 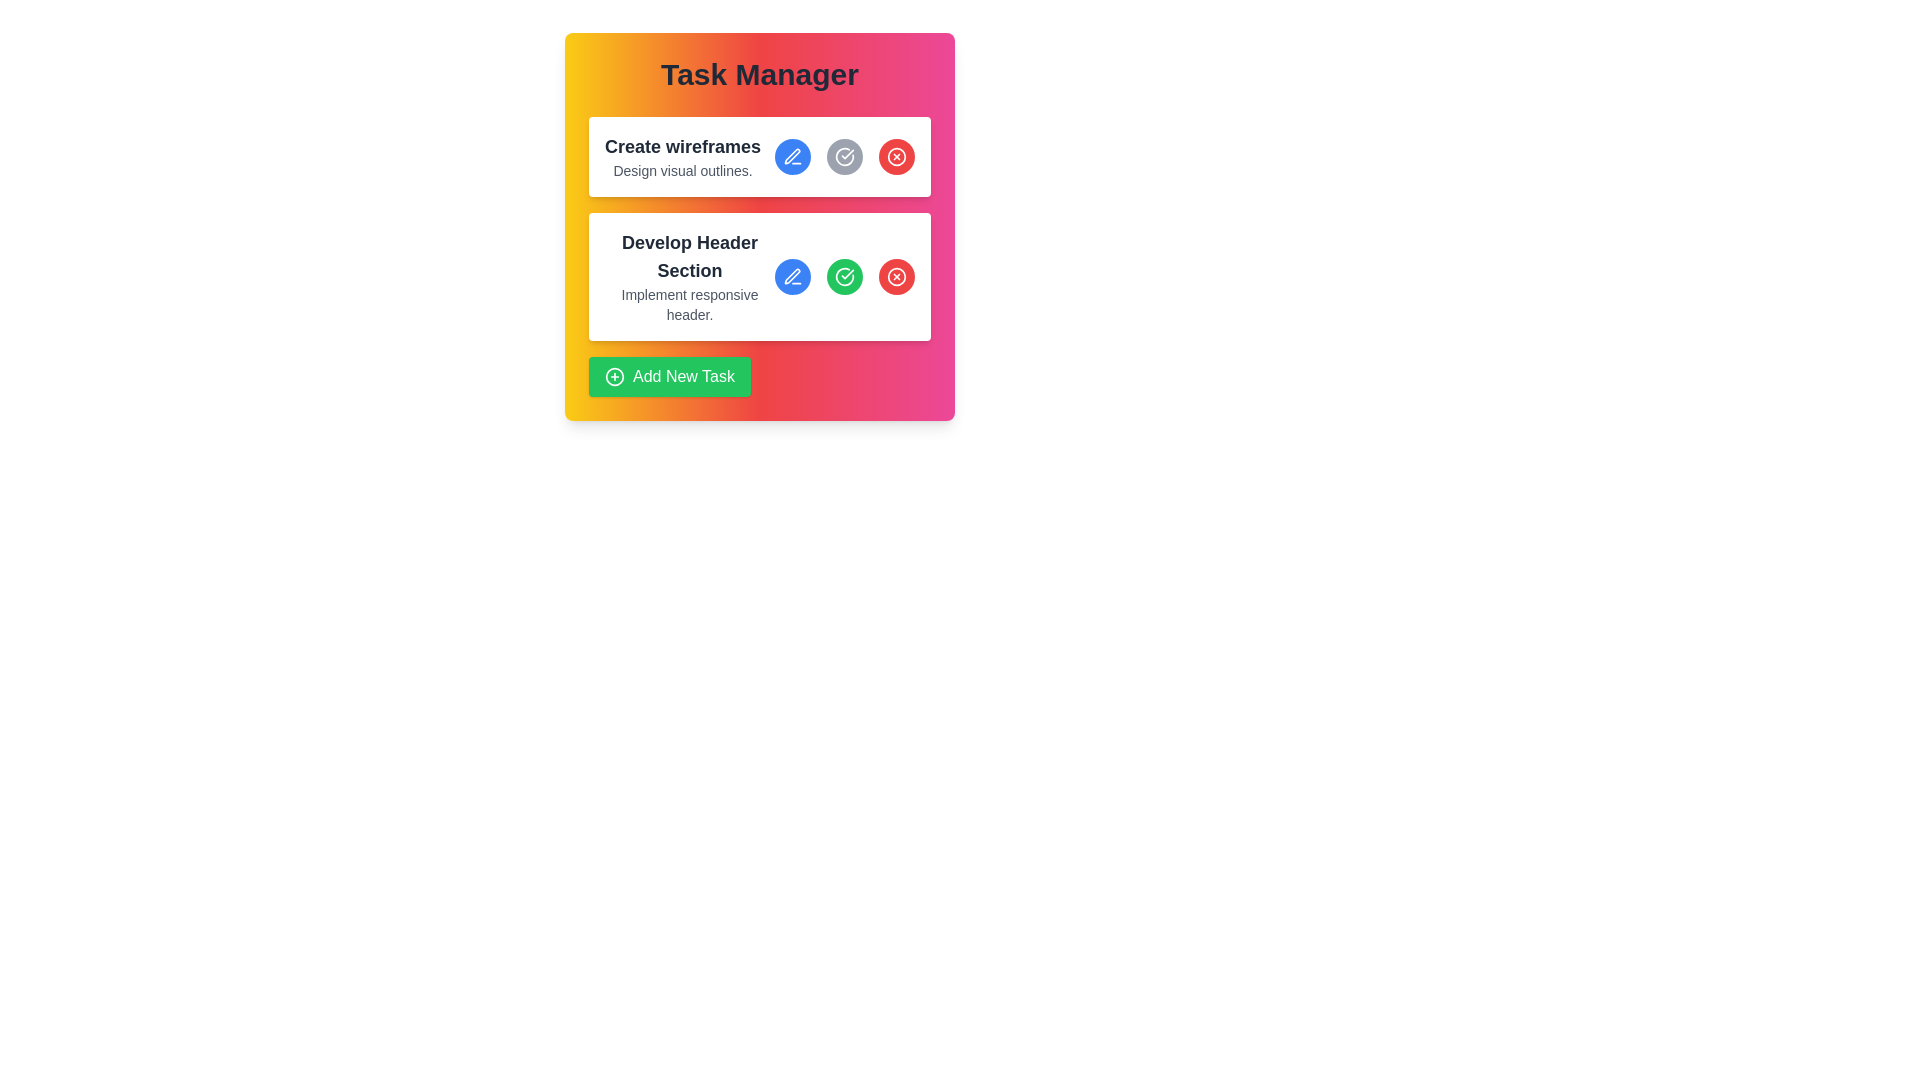 What do you see at coordinates (683, 169) in the screenshot?
I see `the Text Label that provides additional details for the task 'Create wireframes', located beneath the heading 'Create wireframes' in the task manager interface` at bounding box center [683, 169].